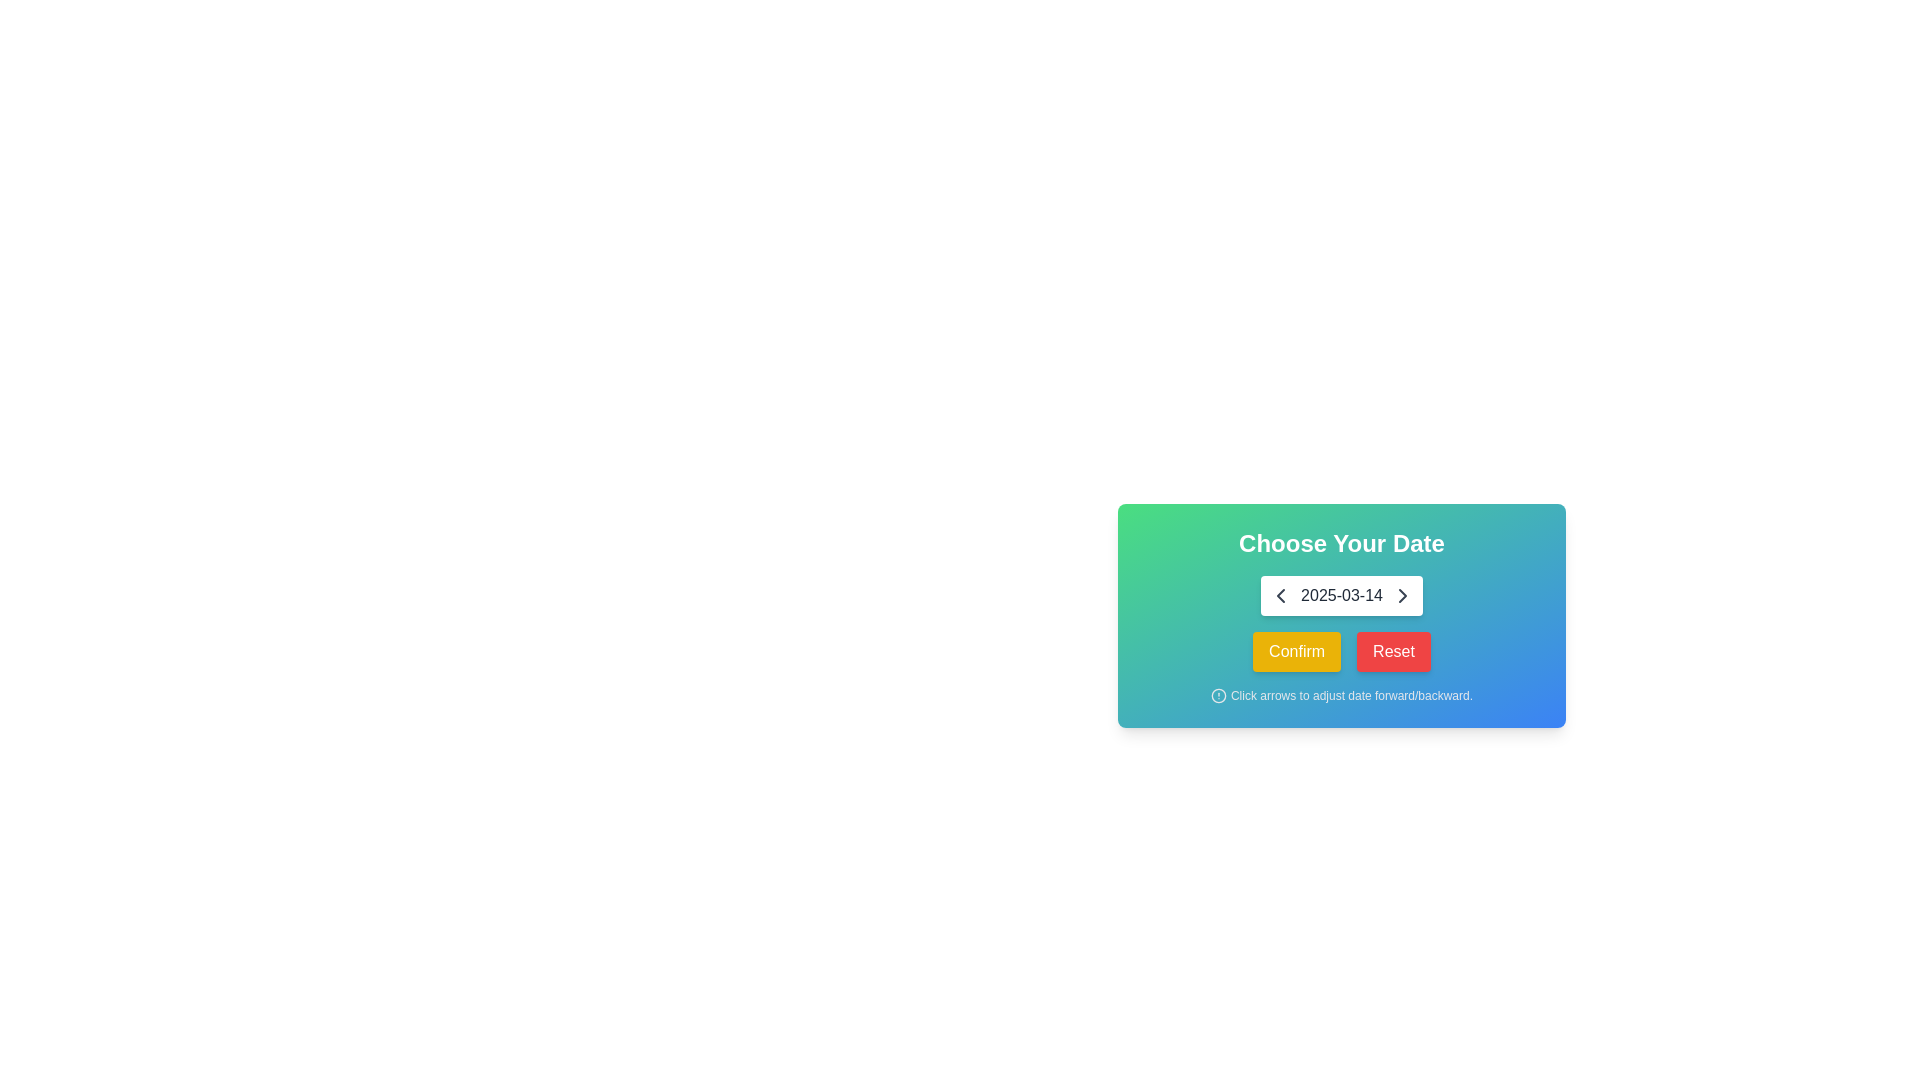 The width and height of the screenshot is (1920, 1080). What do you see at coordinates (1401, 595) in the screenshot?
I see `the rightward-pointing chevron icon located to the right of the date input field in the date selection interface` at bounding box center [1401, 595].